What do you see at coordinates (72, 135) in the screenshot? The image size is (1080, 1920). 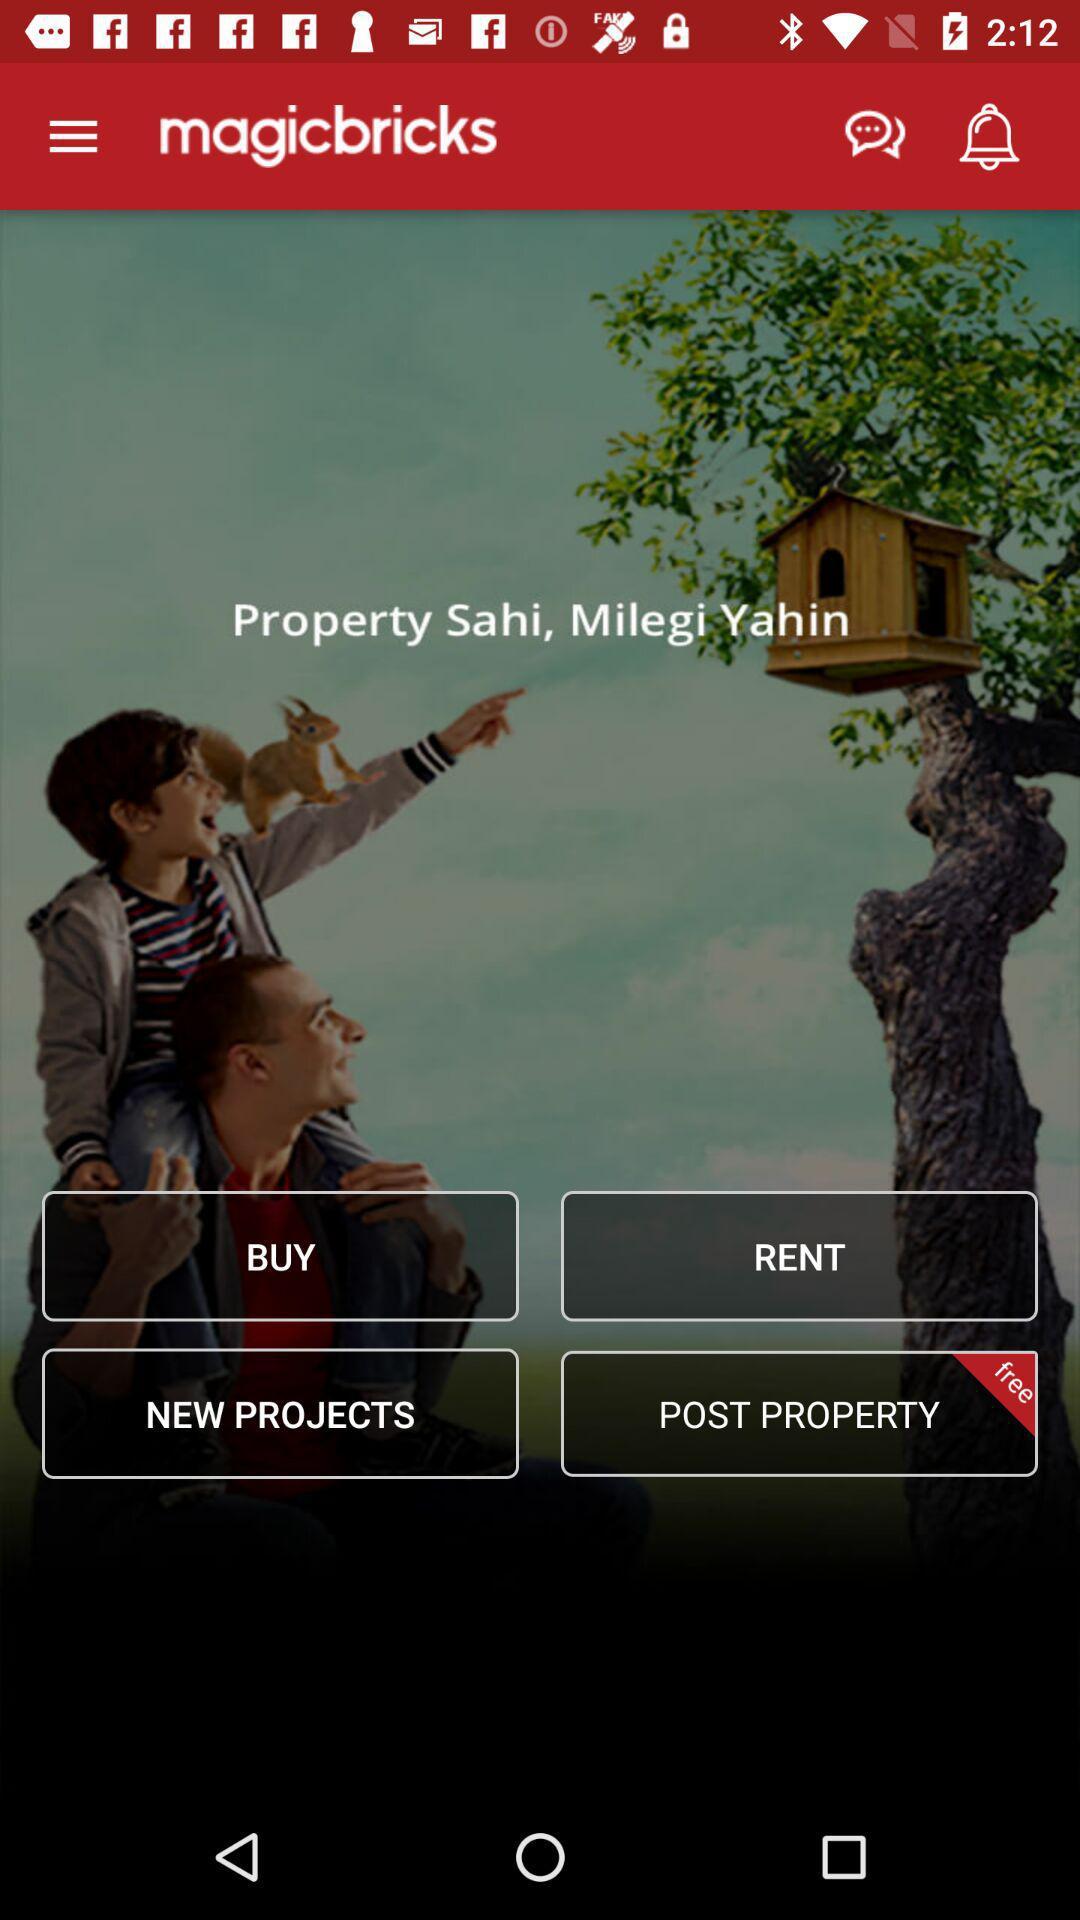 I see `menu` at bounding box center [72, 135].